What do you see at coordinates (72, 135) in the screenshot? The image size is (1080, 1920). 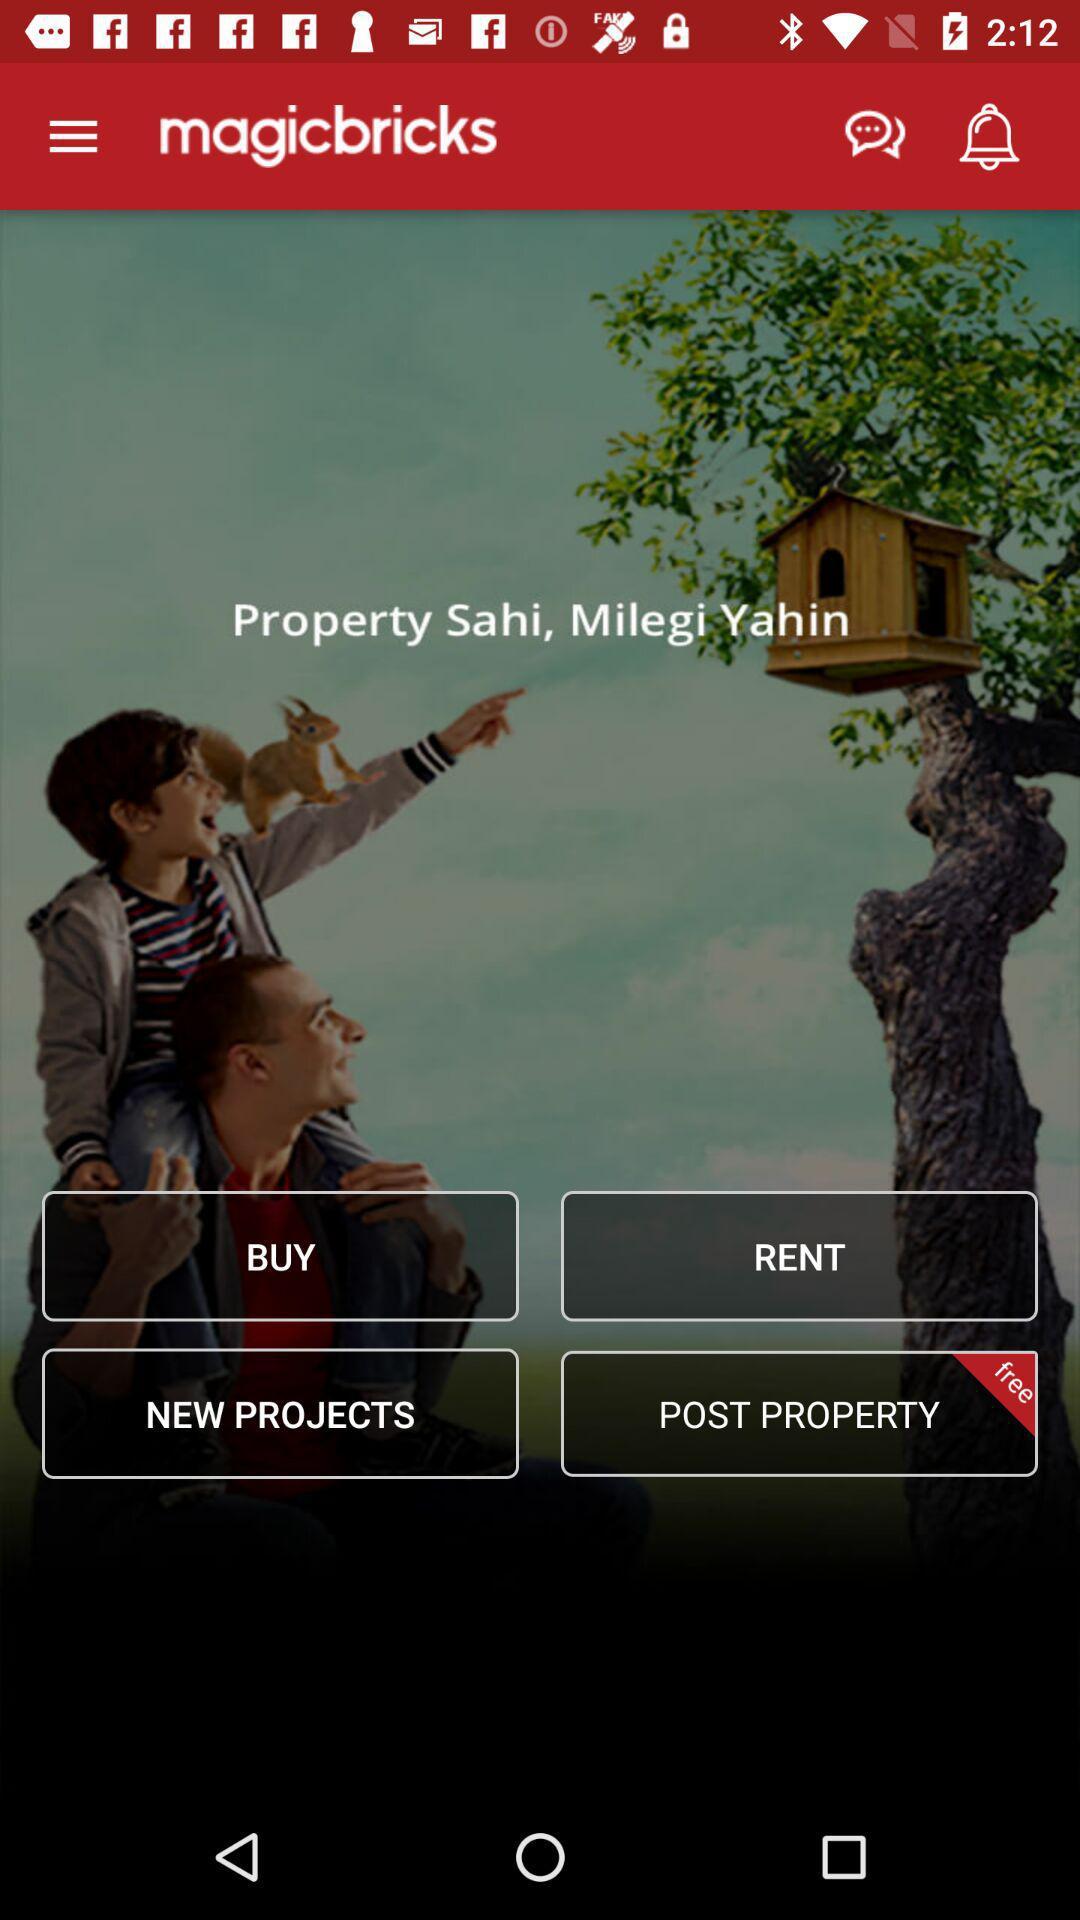 I see `menu` at bounding box center [72, 135].